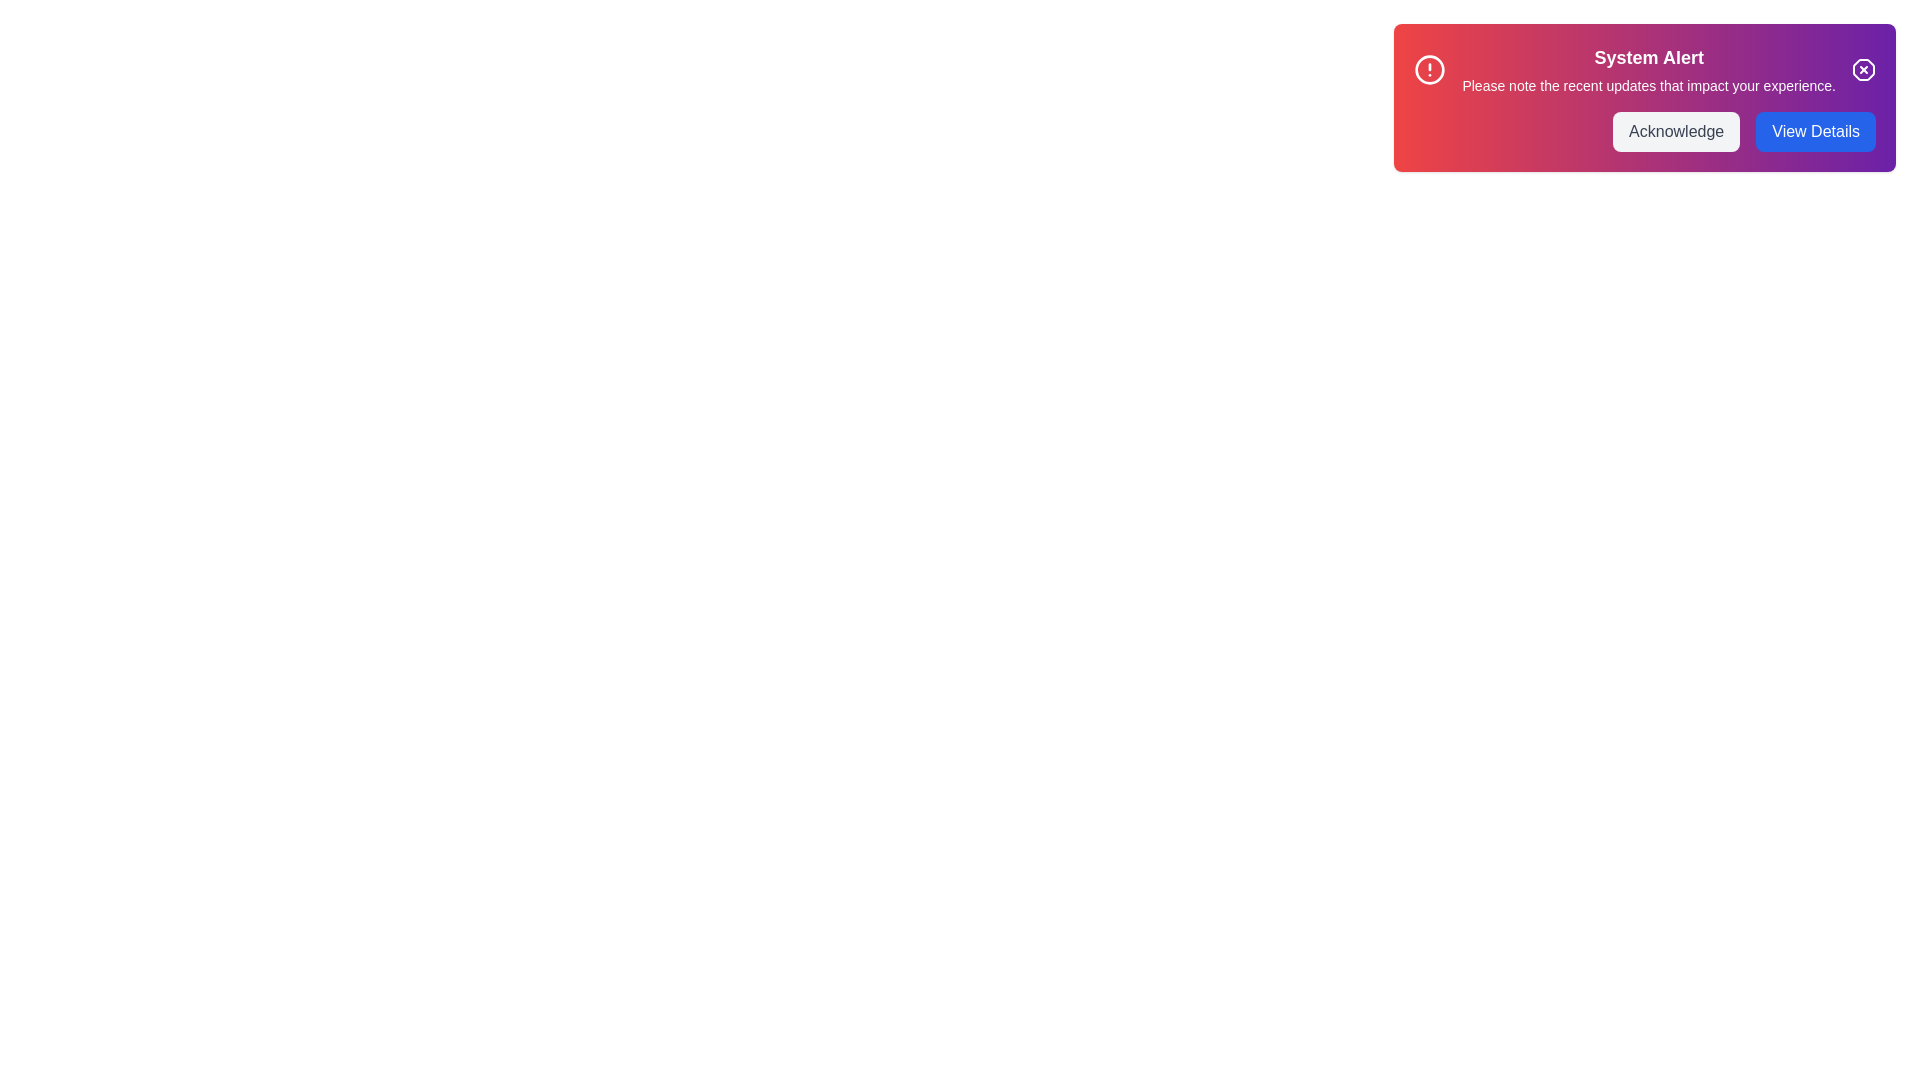 The height and width of the screenshot is (1080, 1920). I want to click on the interactive elements: Close Button, so click(1862, 68).